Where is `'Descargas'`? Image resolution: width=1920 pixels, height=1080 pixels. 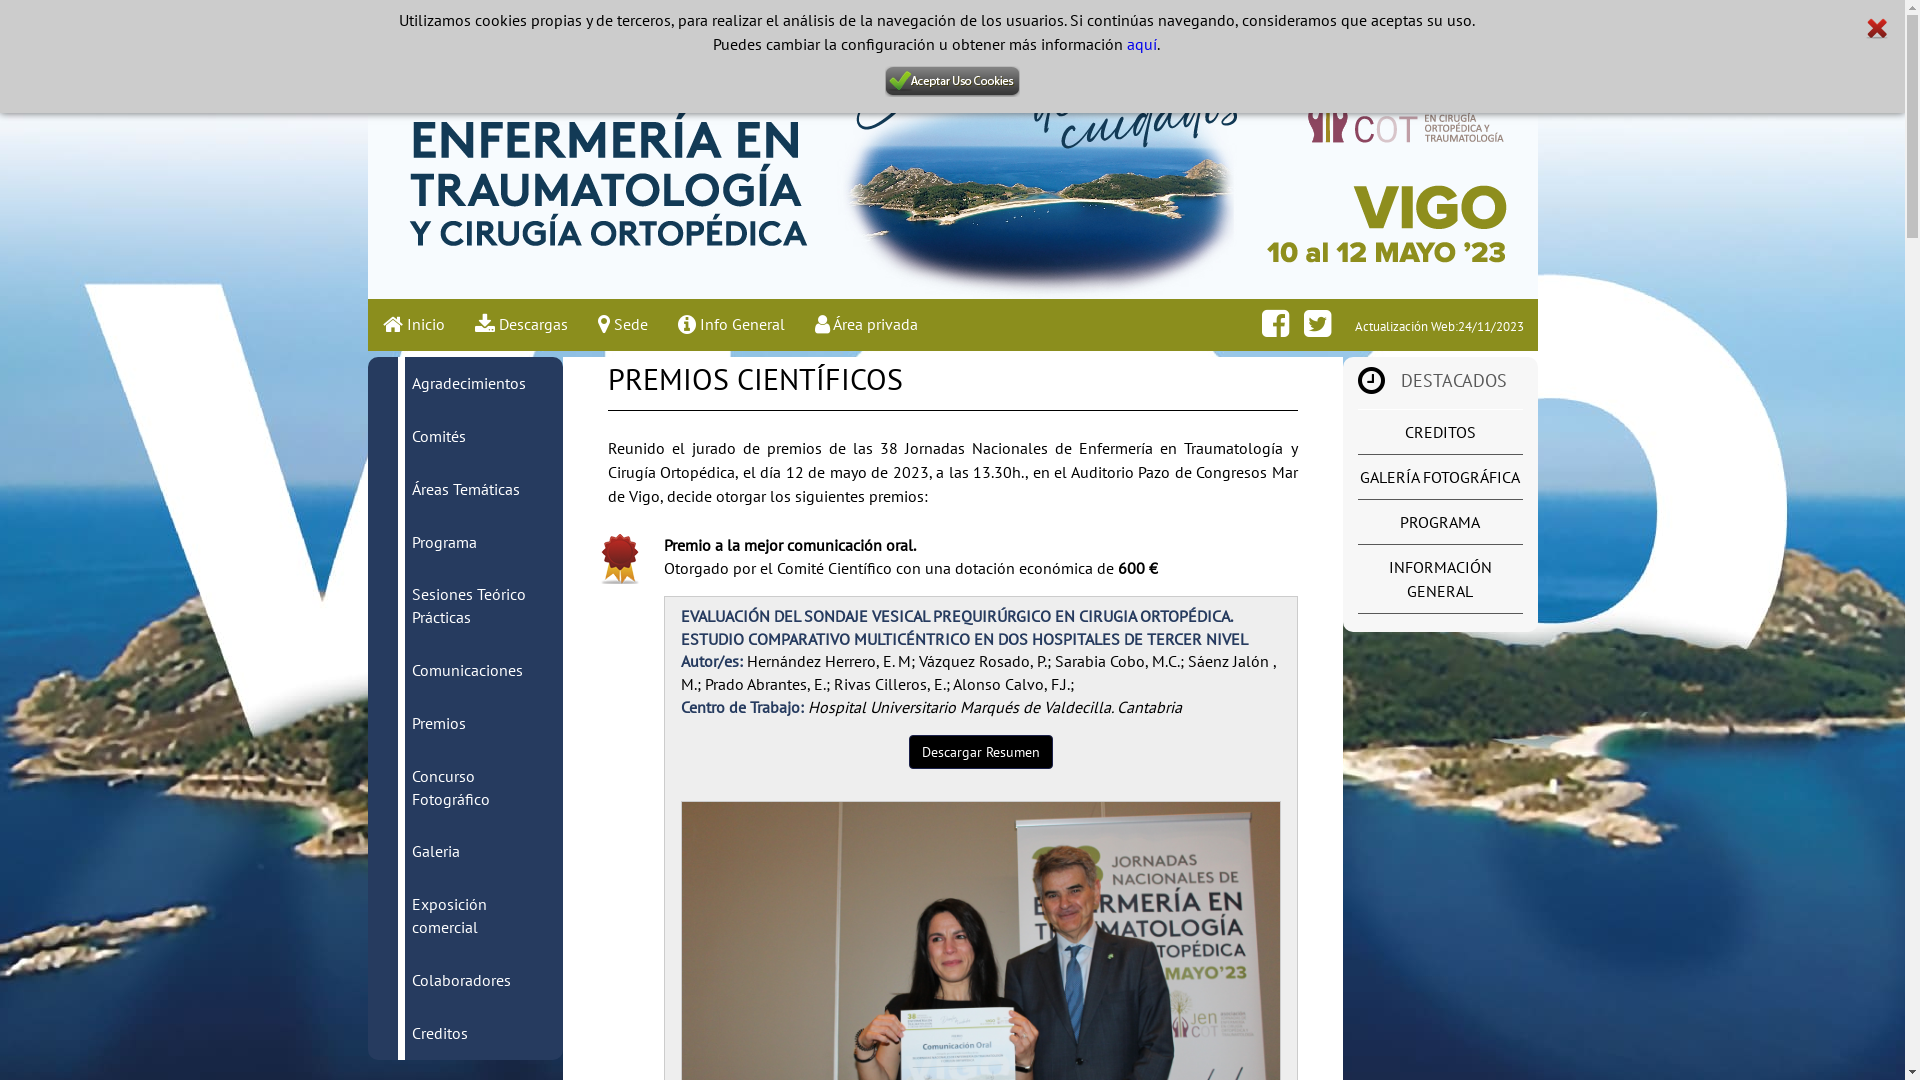
'Descargas' is located at coordinates (521, 323).